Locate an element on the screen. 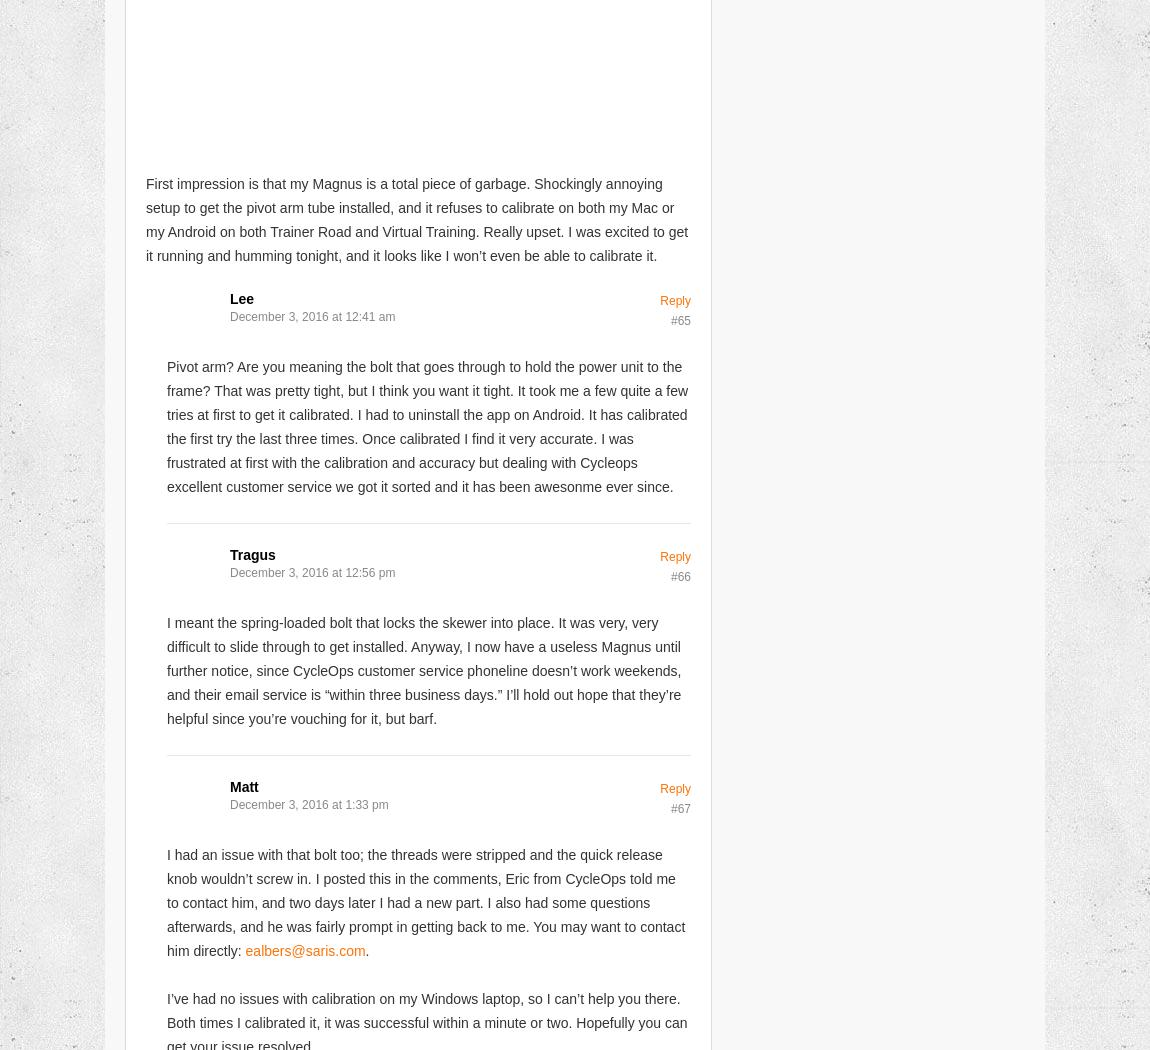 The height and width of the screenshot is (1050, 1150). '#65' is located at coordinates (679, 320).